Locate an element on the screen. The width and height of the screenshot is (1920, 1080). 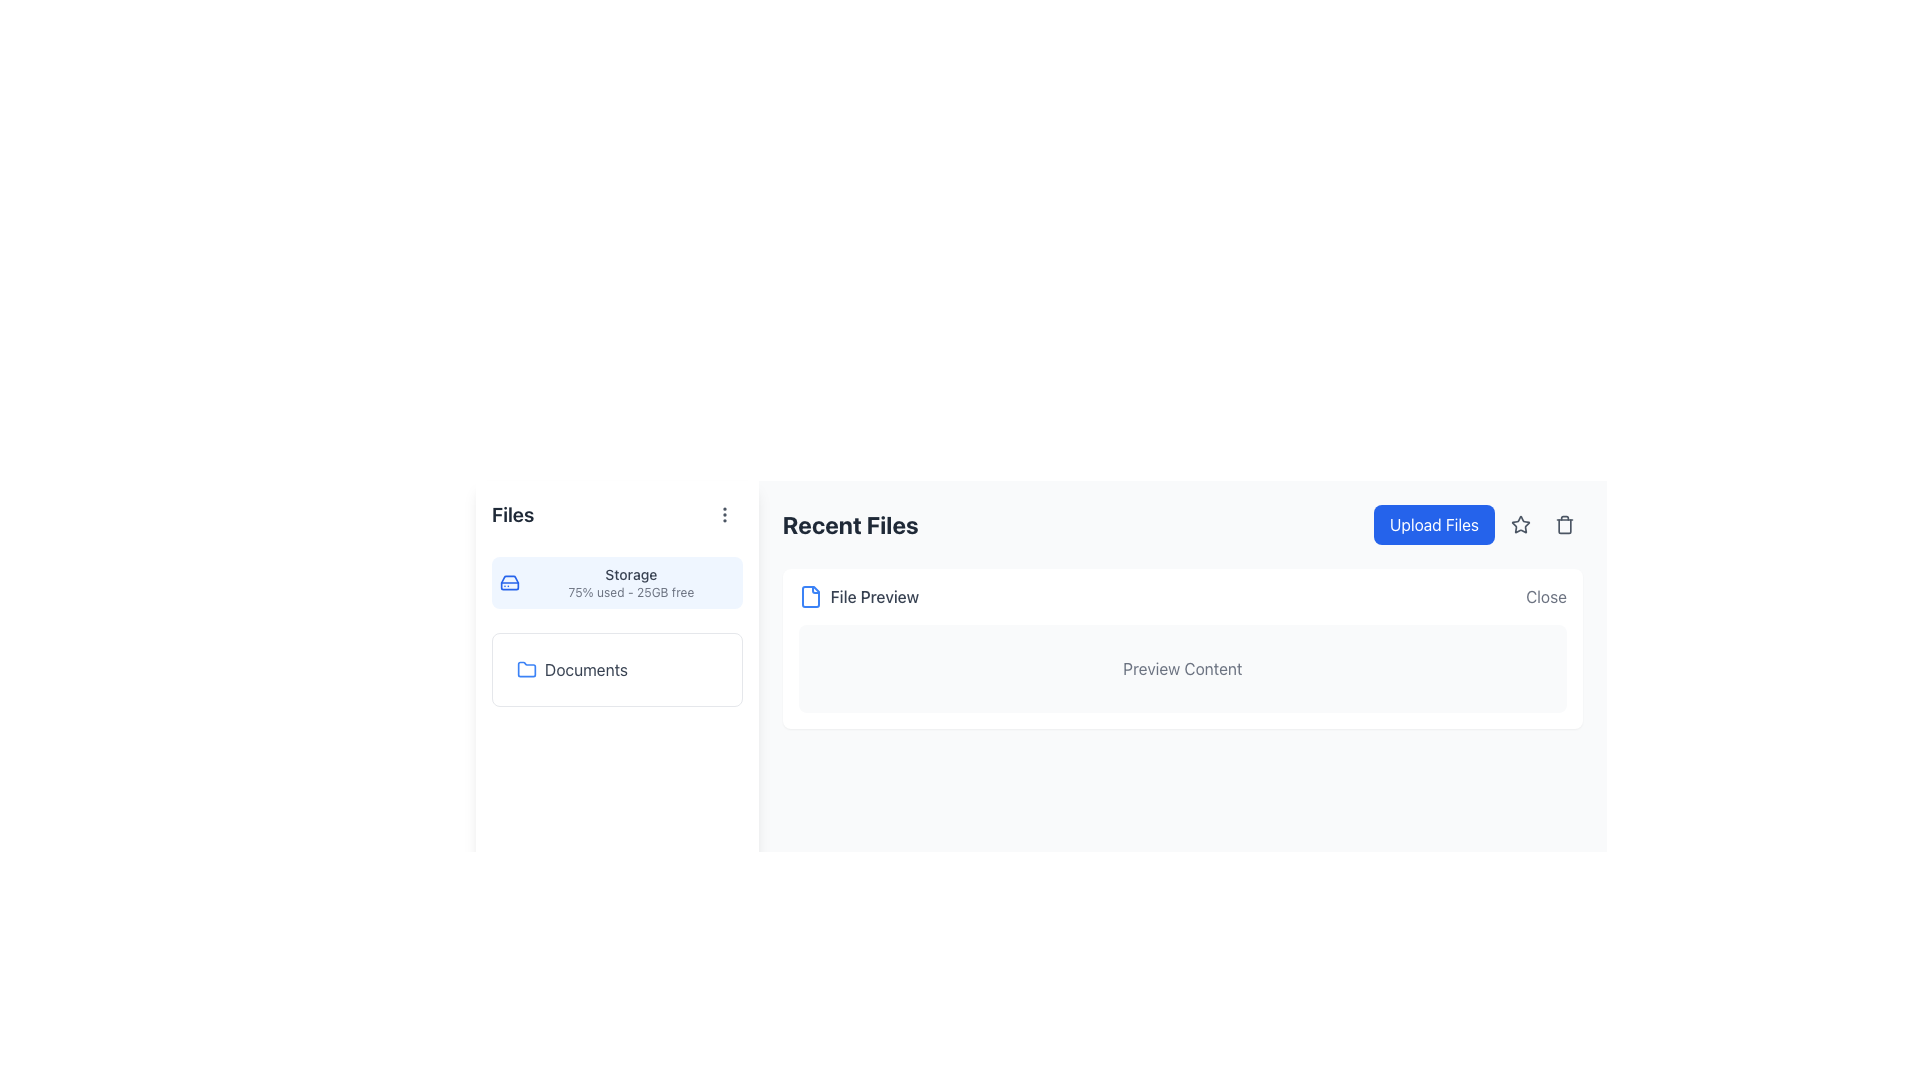
the circular button with a star-shaped icon that highlights when hovered, located to the right of the 'Upload Files' button and to the left of the trash can icon button is located at coordinates (1520, 523).